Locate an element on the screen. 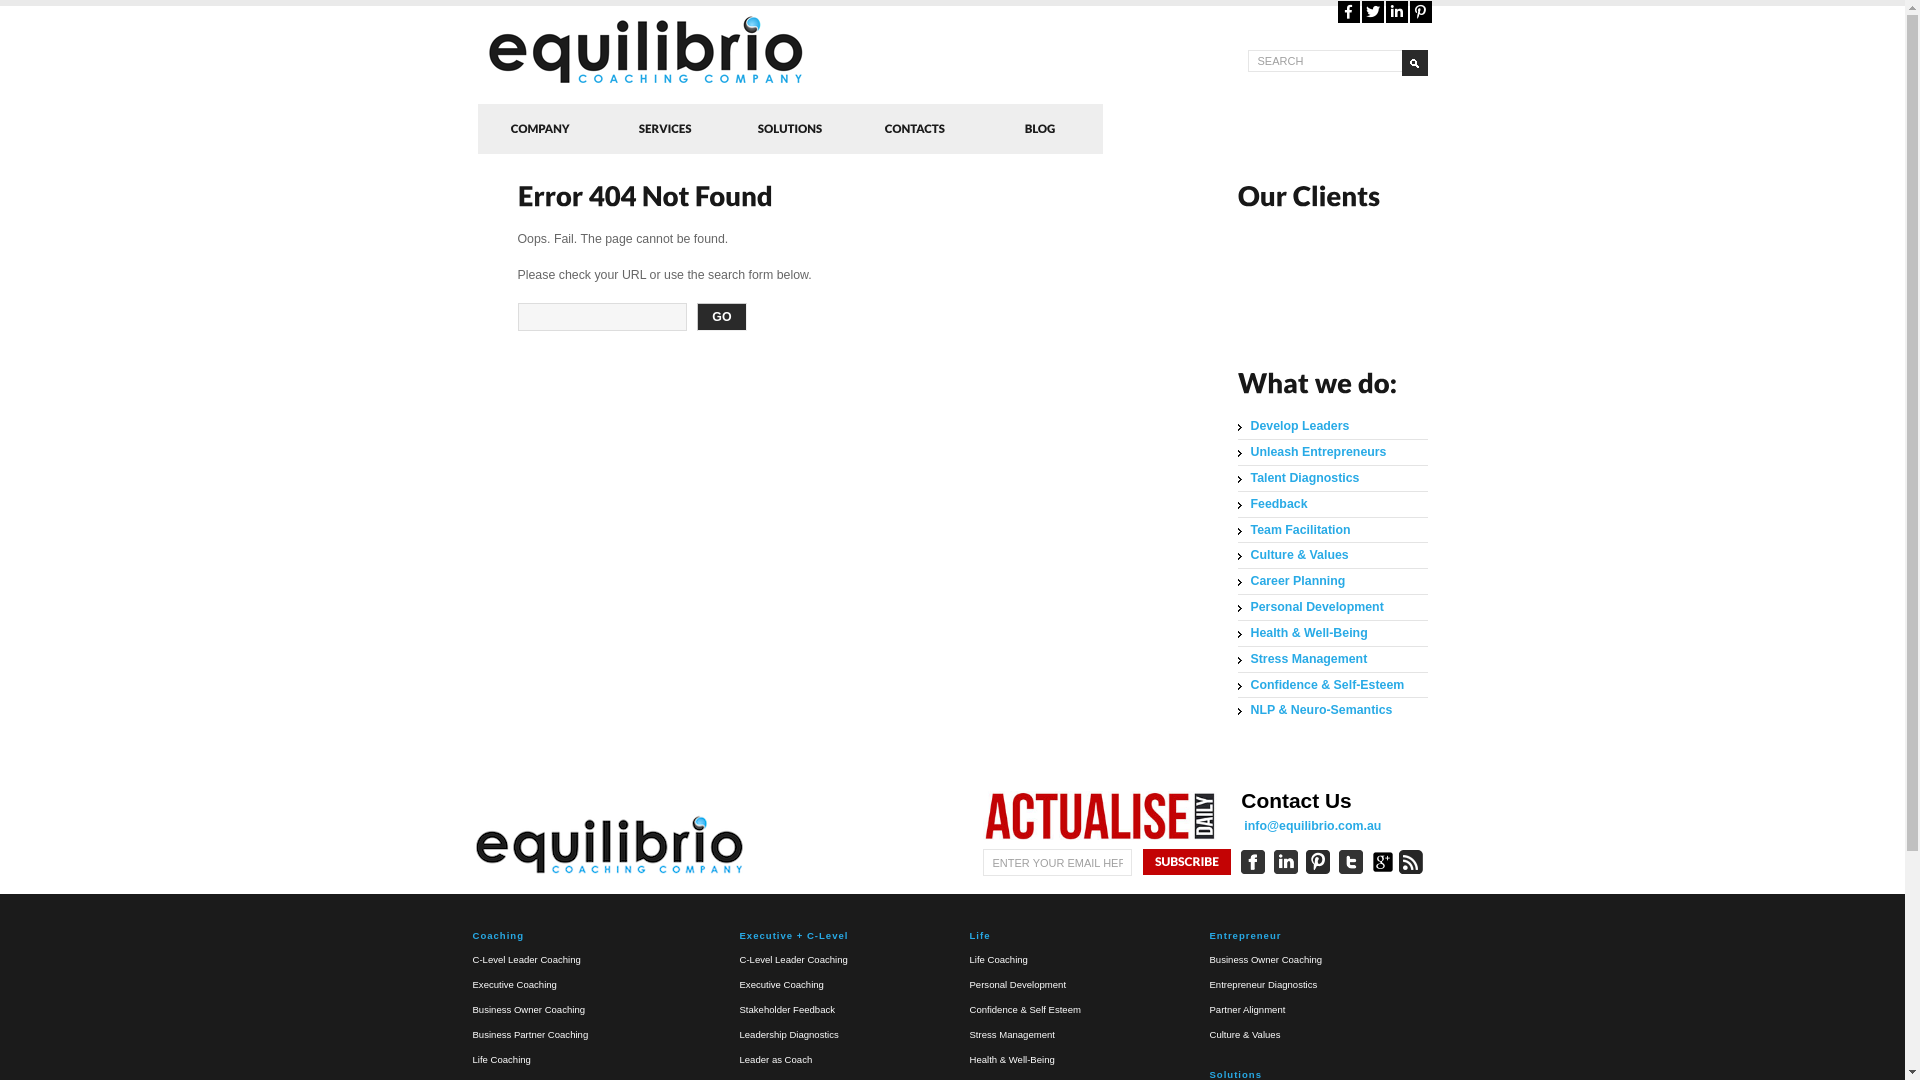 This screenshot has width=1920, height=1080. 'Entrepreneur Diagnostics' is located at coordinates (1262, 983).